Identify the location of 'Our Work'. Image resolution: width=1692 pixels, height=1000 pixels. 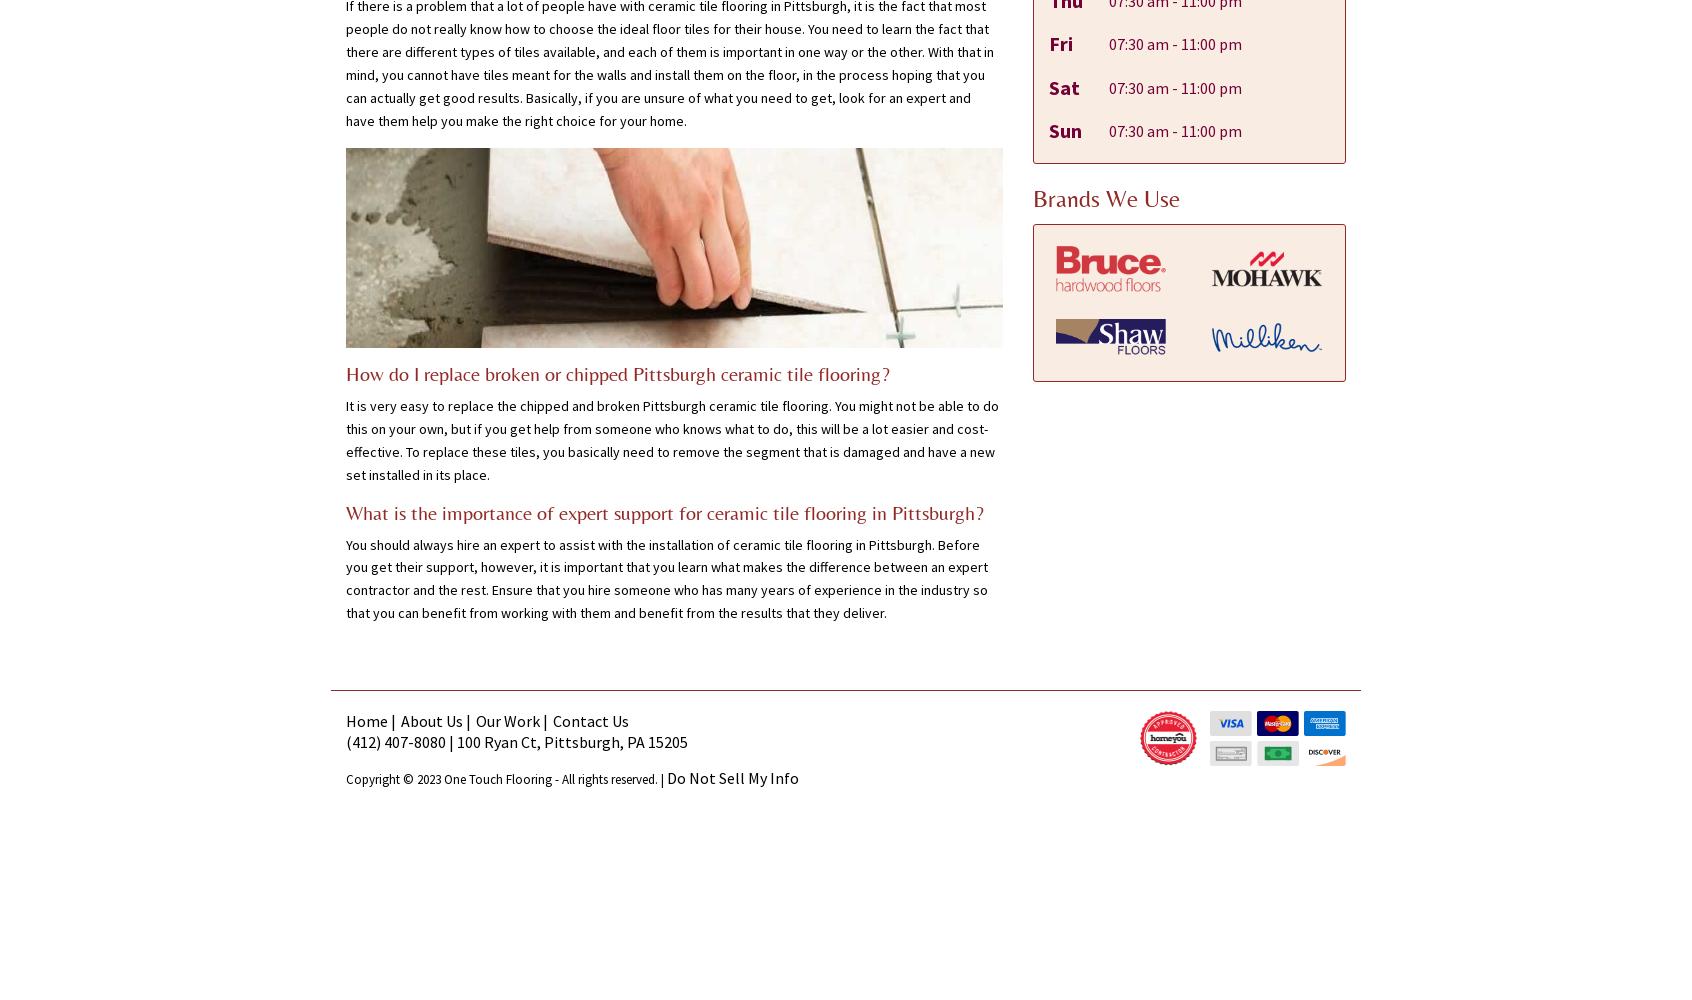
(507, 720).